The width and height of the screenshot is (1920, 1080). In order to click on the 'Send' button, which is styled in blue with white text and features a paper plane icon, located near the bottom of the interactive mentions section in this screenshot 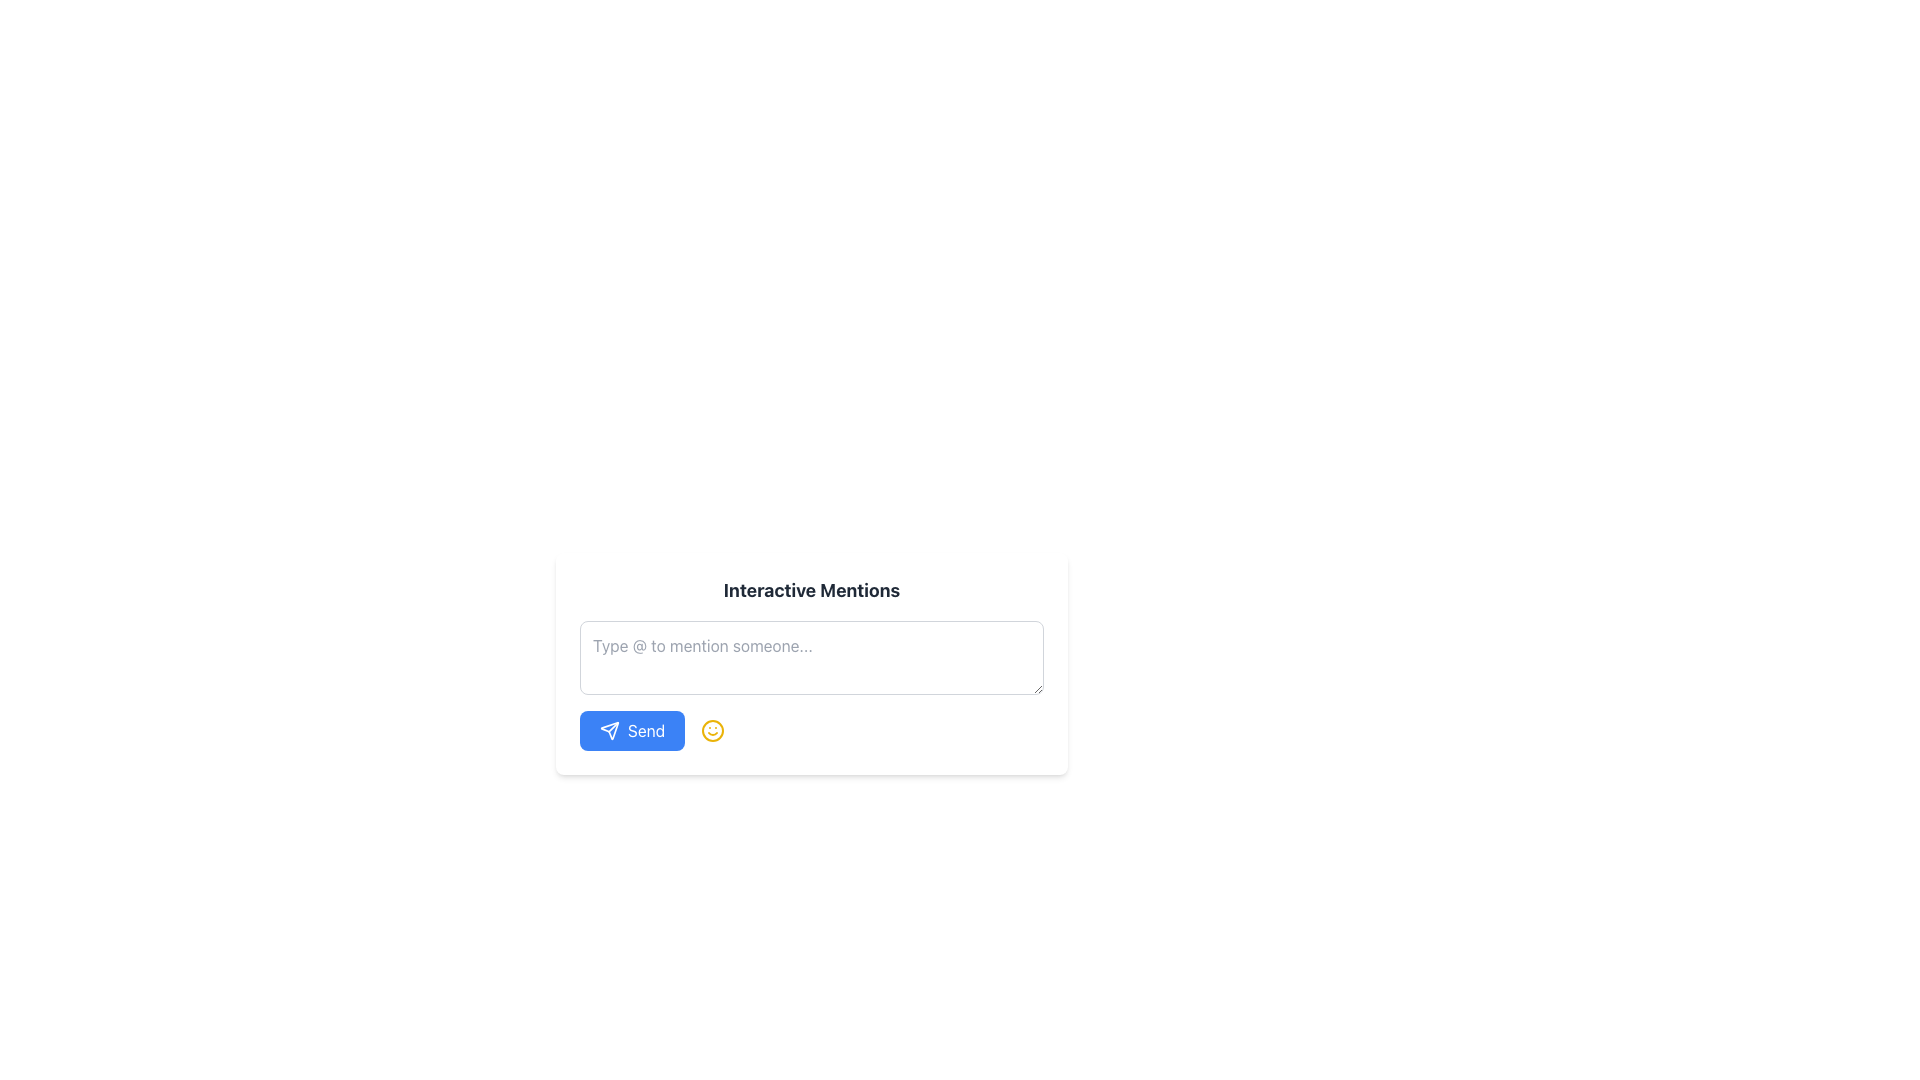, I will do `click(631, 731)`.